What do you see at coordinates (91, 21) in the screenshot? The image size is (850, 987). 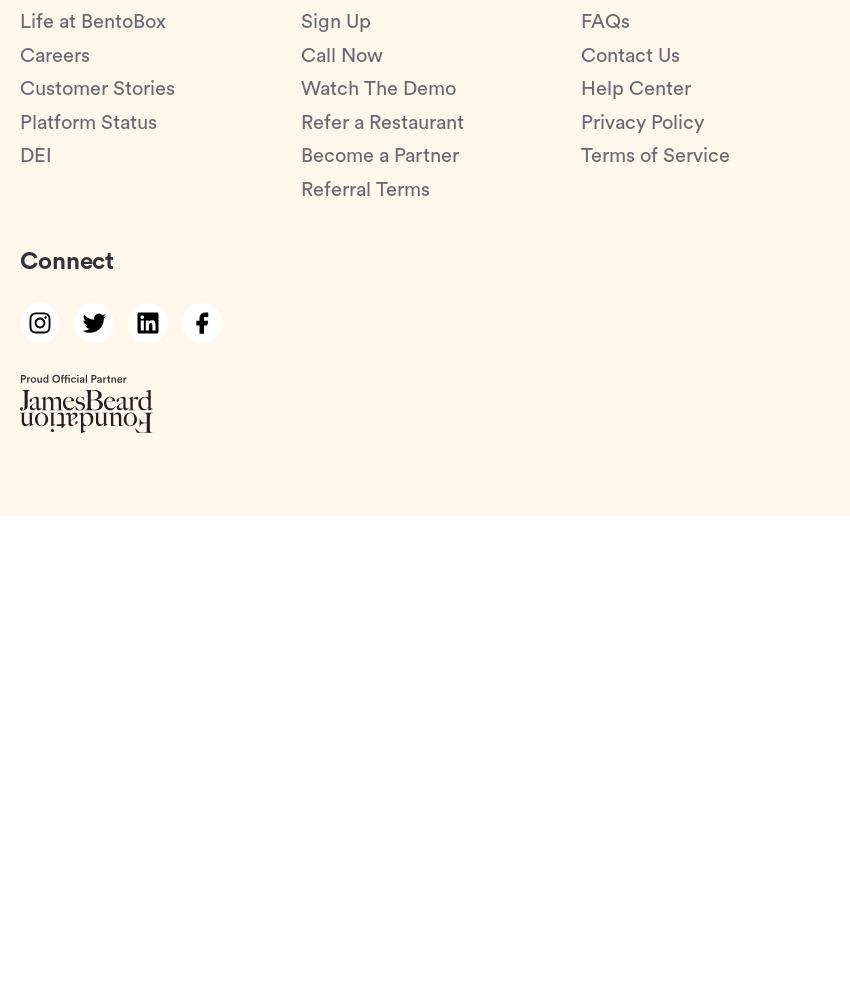 I see `'Life at BentoBox'` at bounding box center [91, 21].